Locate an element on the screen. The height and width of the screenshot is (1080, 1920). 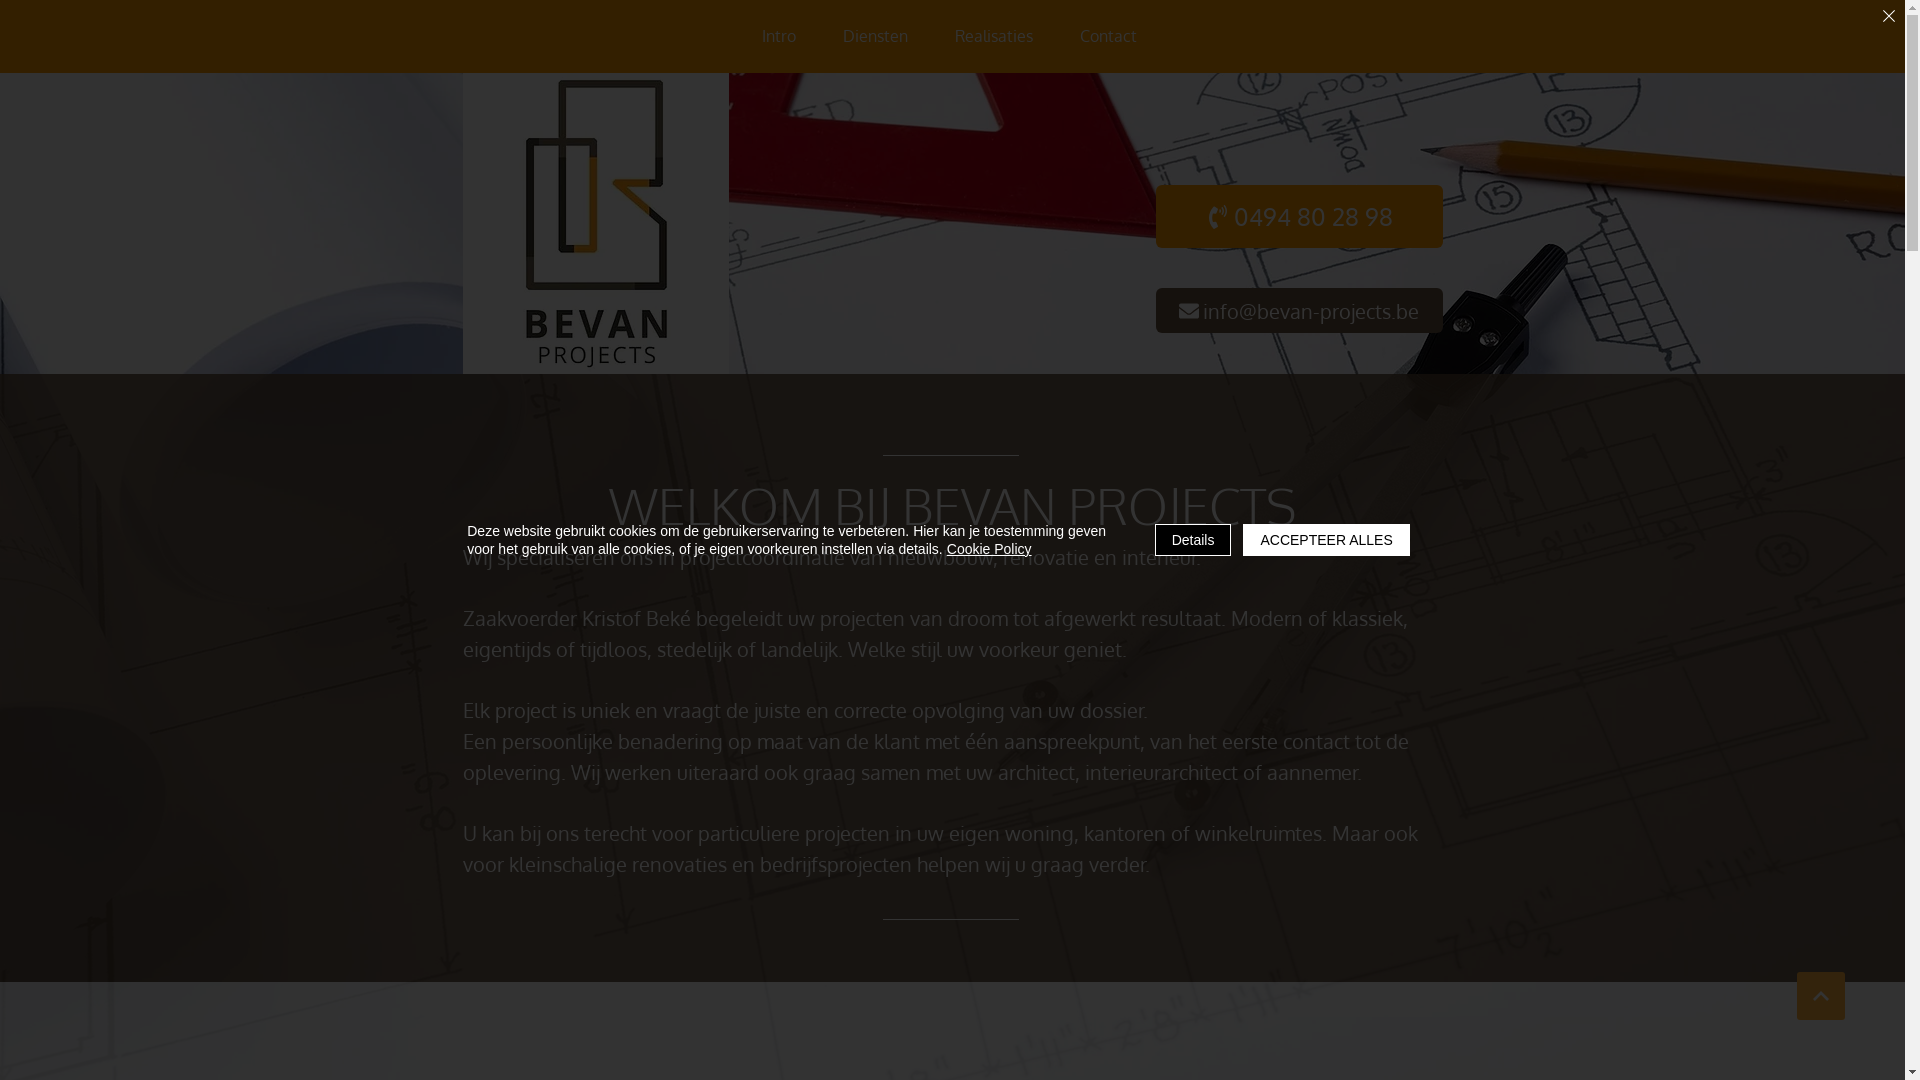
'Diensten' is located at coordinates (875, 36).